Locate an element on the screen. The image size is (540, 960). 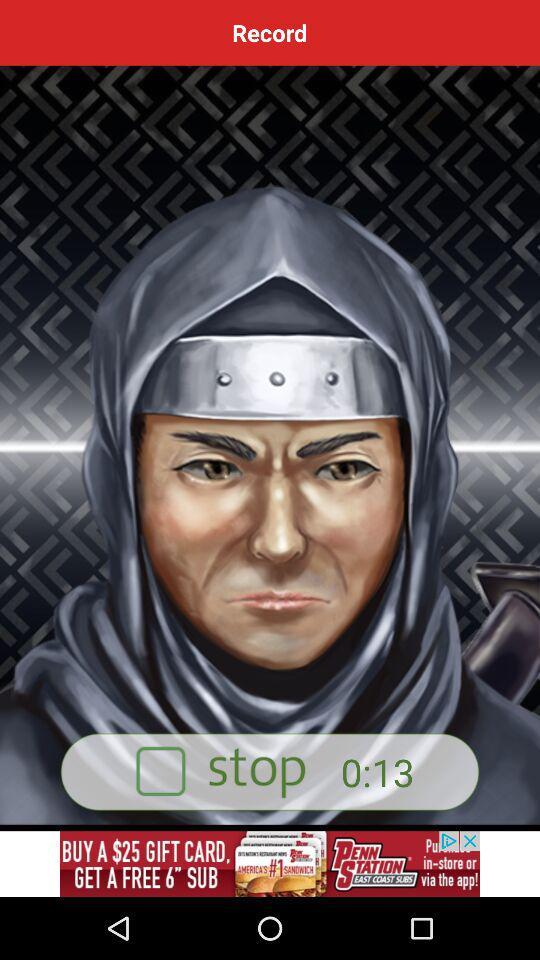
stop recording is located at coordinates (270, 771).